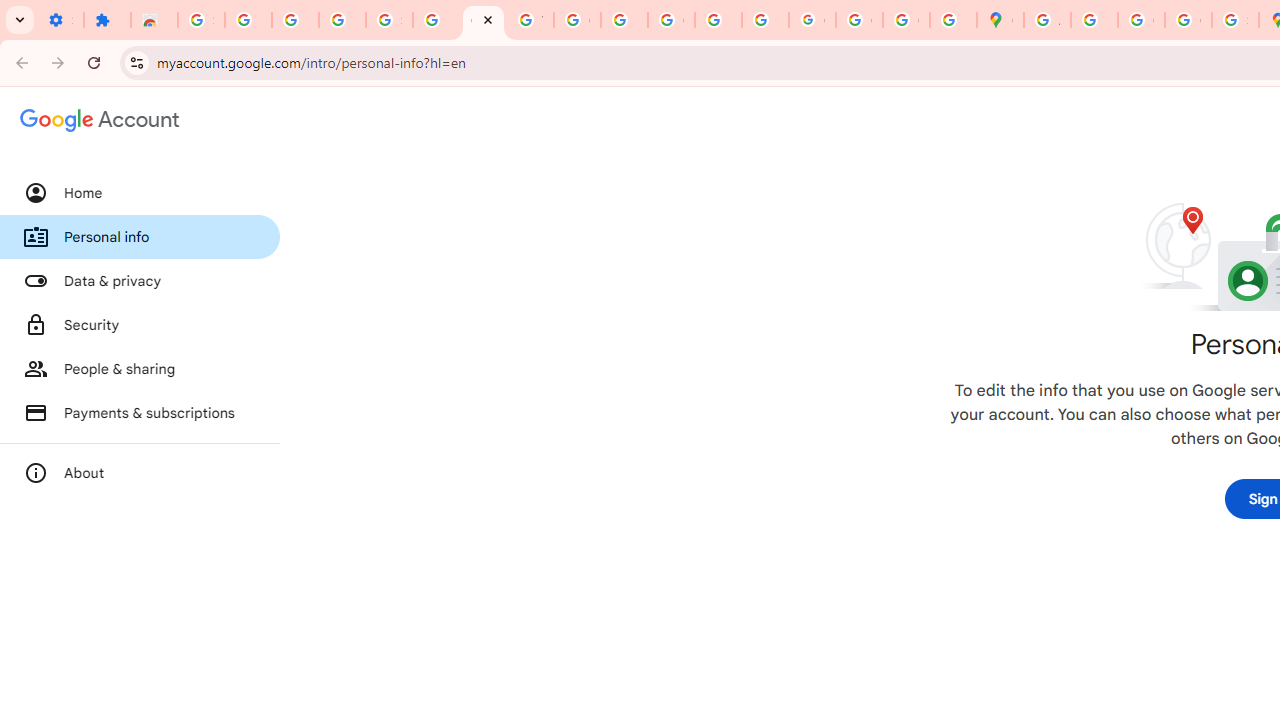  What do you see at coordinates (1141, 20) in the screenshot?
I see `'Create your Google Account'` at bounding box center [1141, 20].